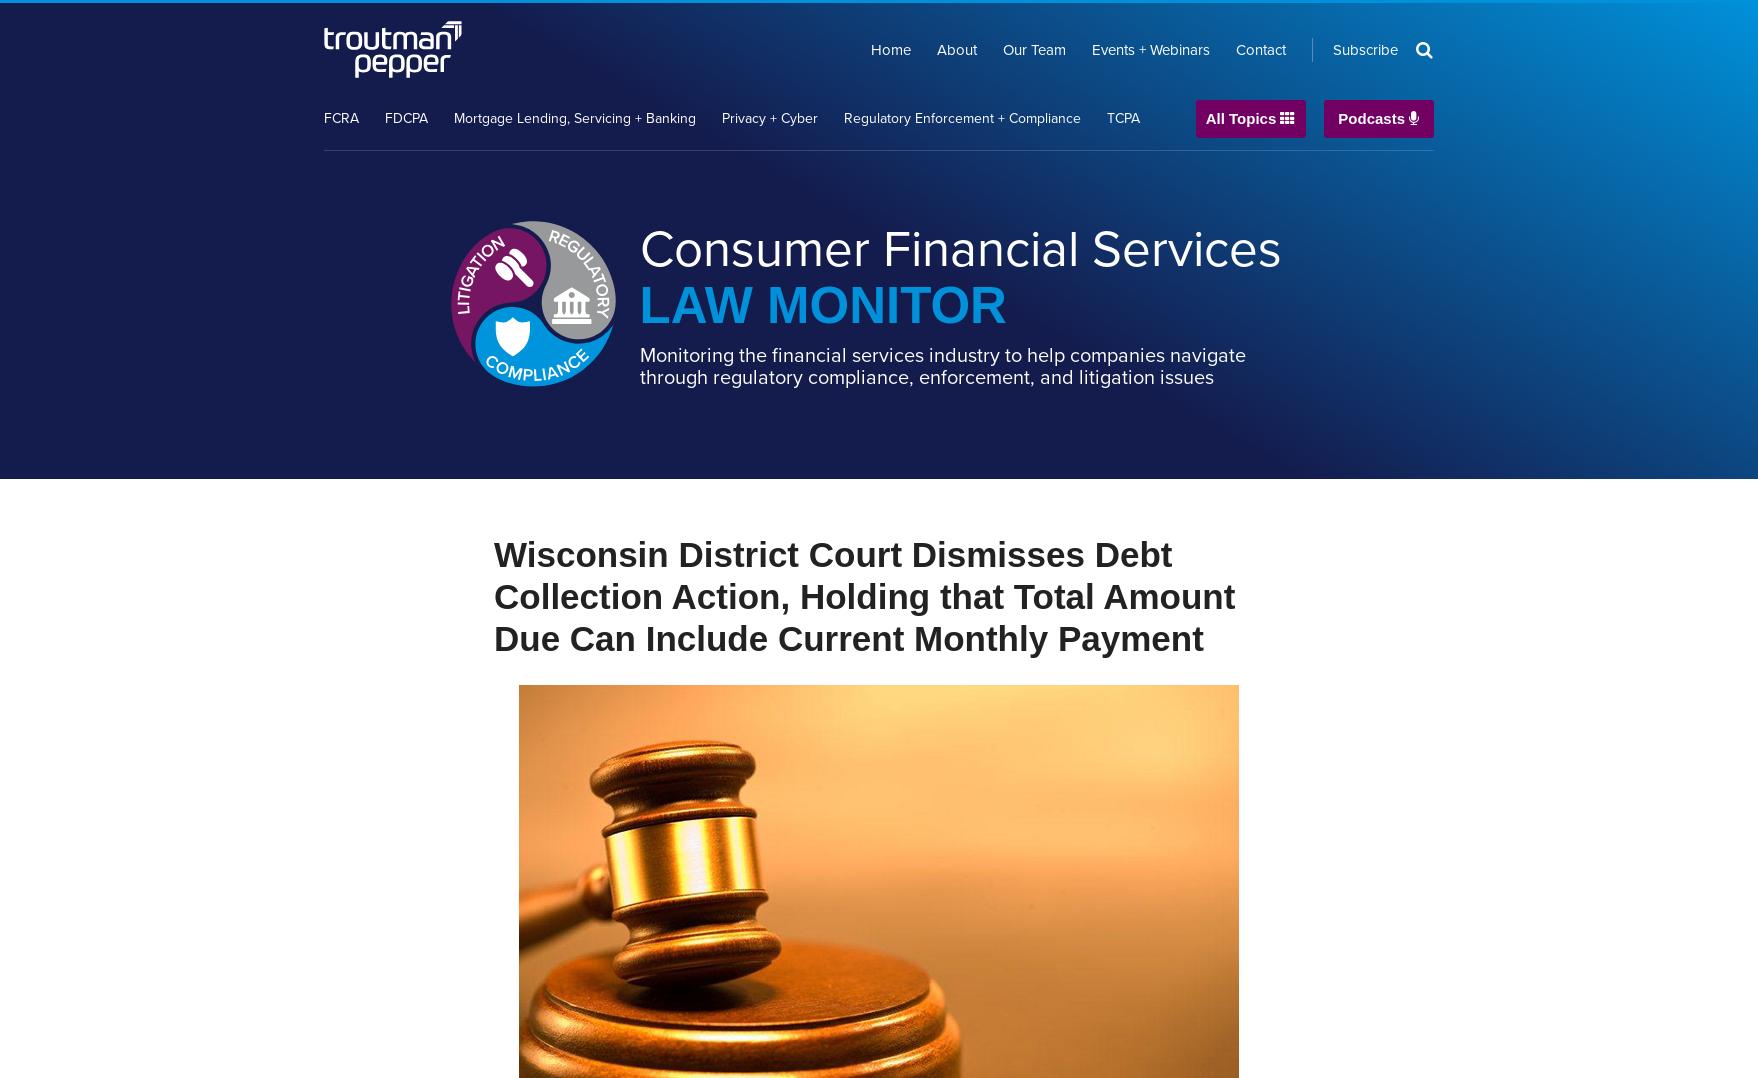 Image resolution: width=1758 pixels, height=1078 pixels. Describe the element at coordinates (1370, 118) in the screenshot. I see `'Podcasts'` at that location.